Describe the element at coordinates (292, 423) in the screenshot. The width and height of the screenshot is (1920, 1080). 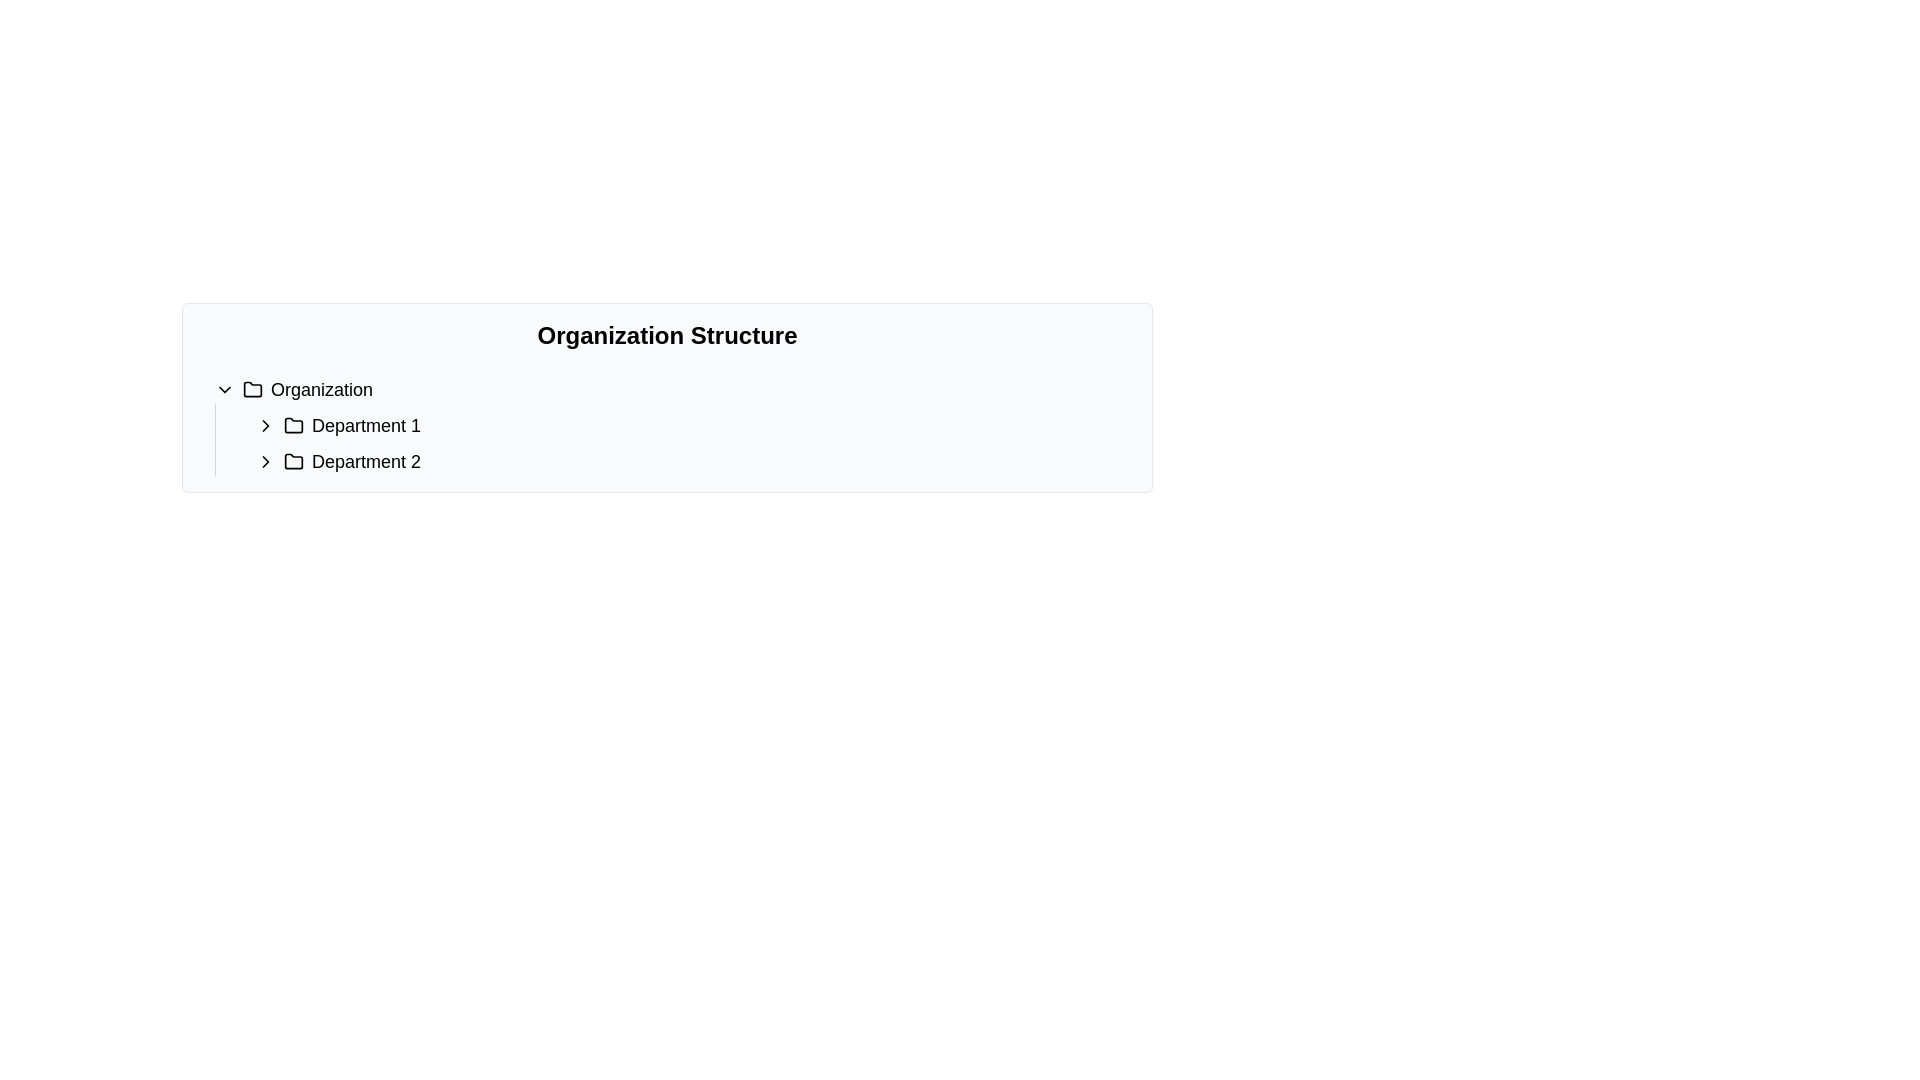
I see `the folder icon representing 'Department 1', which is visually aligned to the left of the folder label in the interface` at that location.